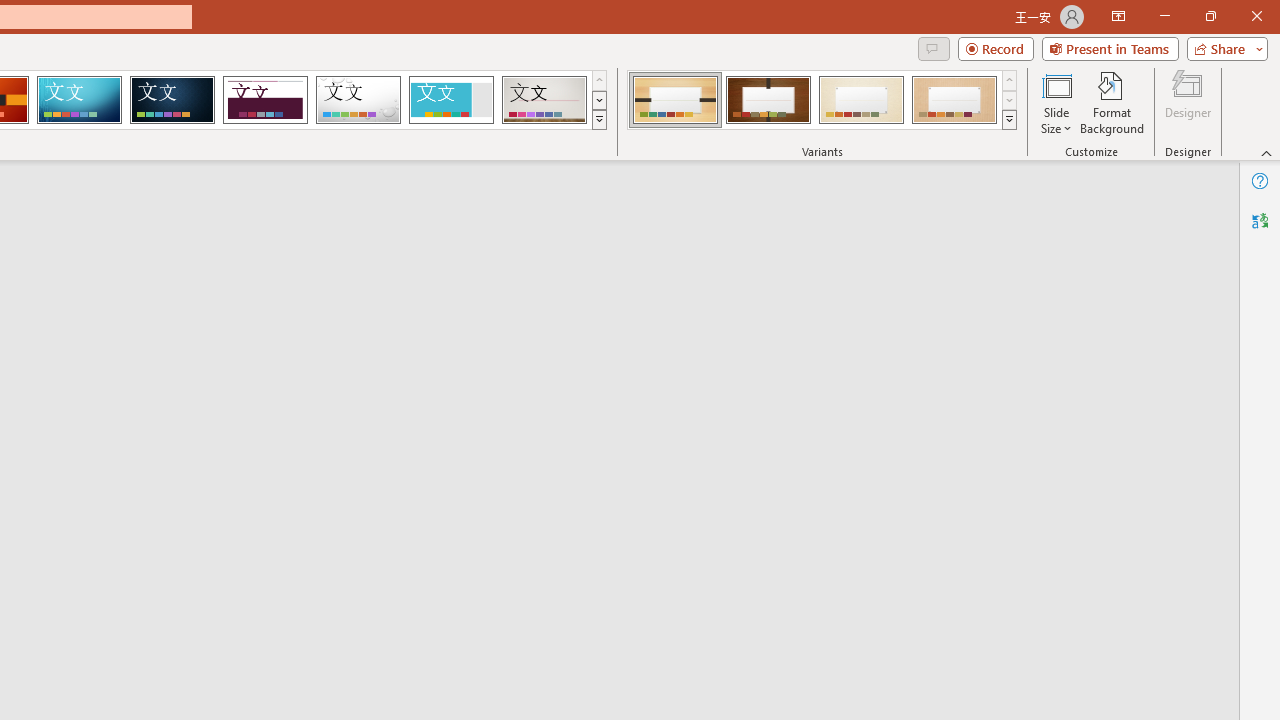 This screenshot has height=720, width=1280. Describe the element at coordinates (861, 100) in the screenshot. I see `'Organic Variant 3'` at that location.